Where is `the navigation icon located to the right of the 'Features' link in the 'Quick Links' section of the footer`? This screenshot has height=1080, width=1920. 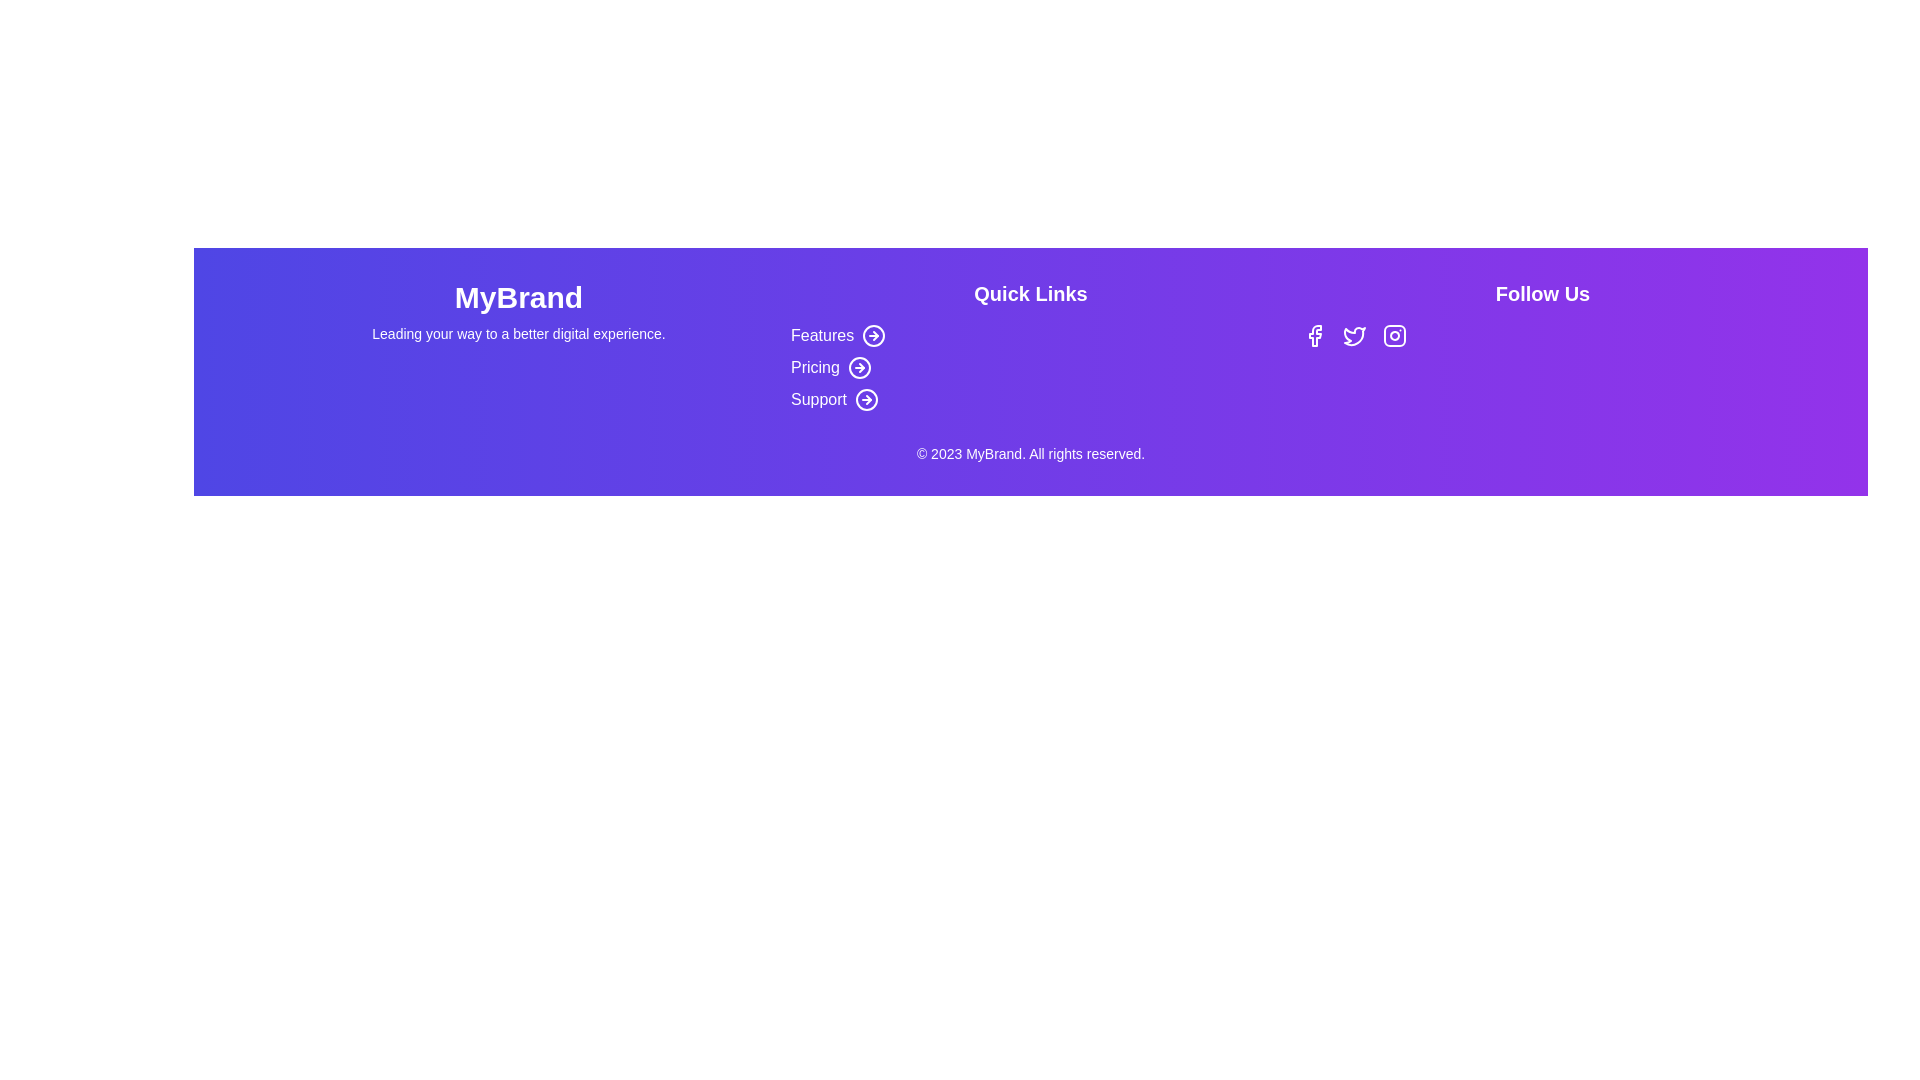
the navigation icon located to the right of the 'Features' link in the 'Quick Links' section of the footer is located at coordinates (874, 334).